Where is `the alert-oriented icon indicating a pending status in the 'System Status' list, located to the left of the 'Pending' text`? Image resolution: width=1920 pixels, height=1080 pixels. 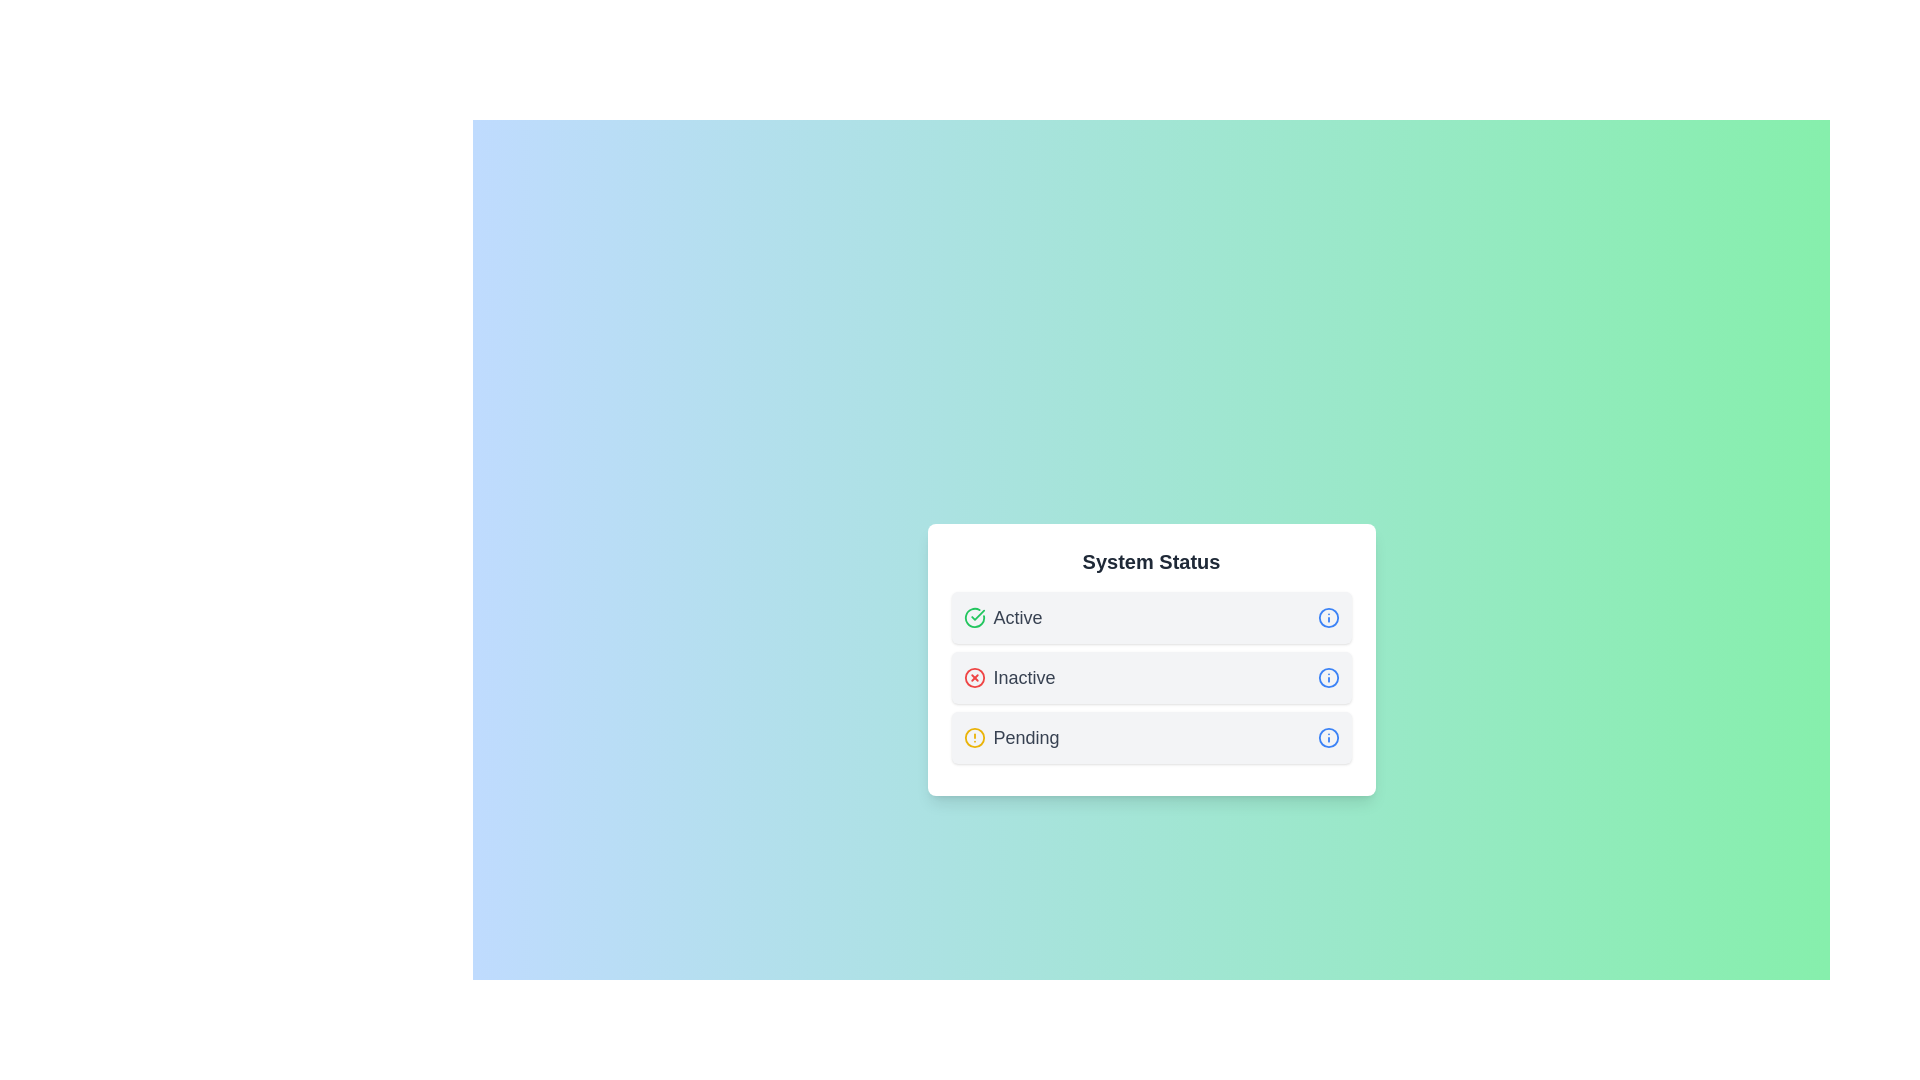
the alert-oriented icon indicating a pending status in the 'System Status' list, located to the left of the 'Pending' text is located at coordinates (974, 737).